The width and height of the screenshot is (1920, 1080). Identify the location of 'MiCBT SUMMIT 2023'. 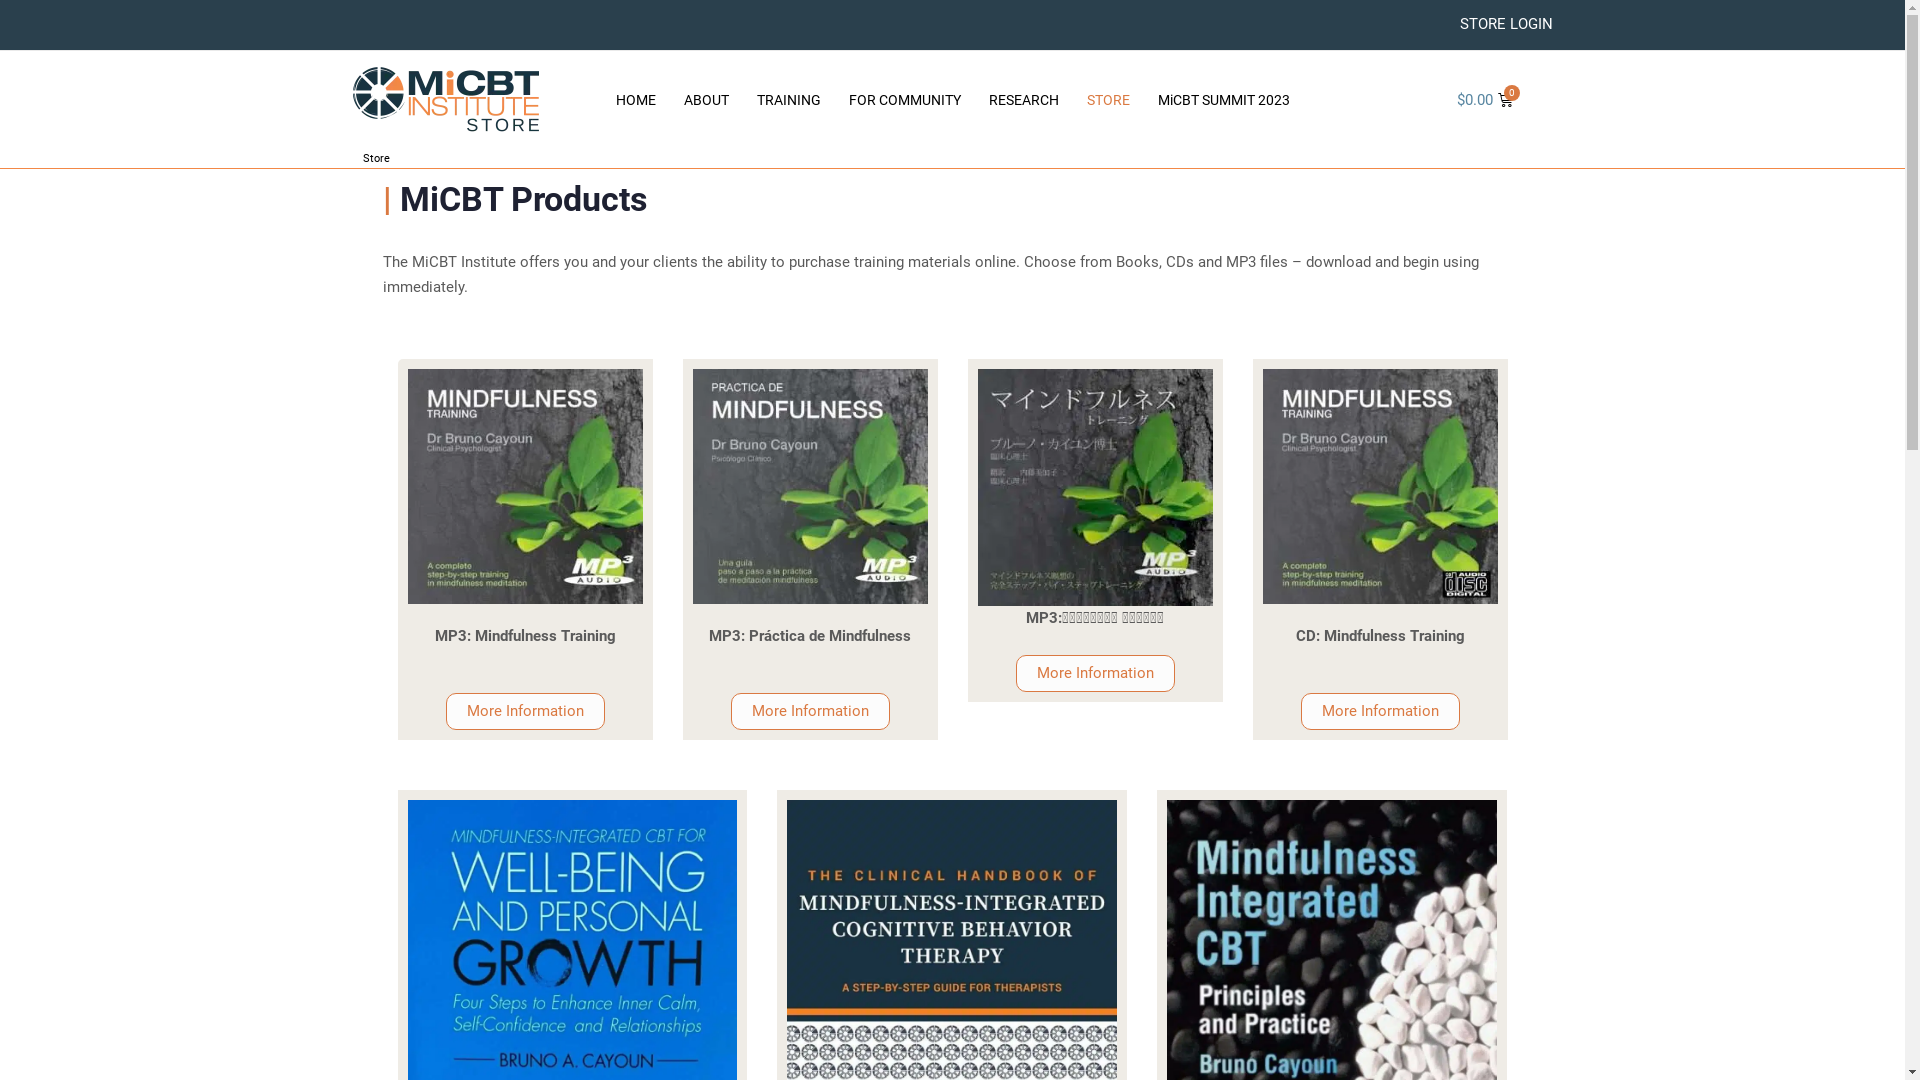
(1223, 100).